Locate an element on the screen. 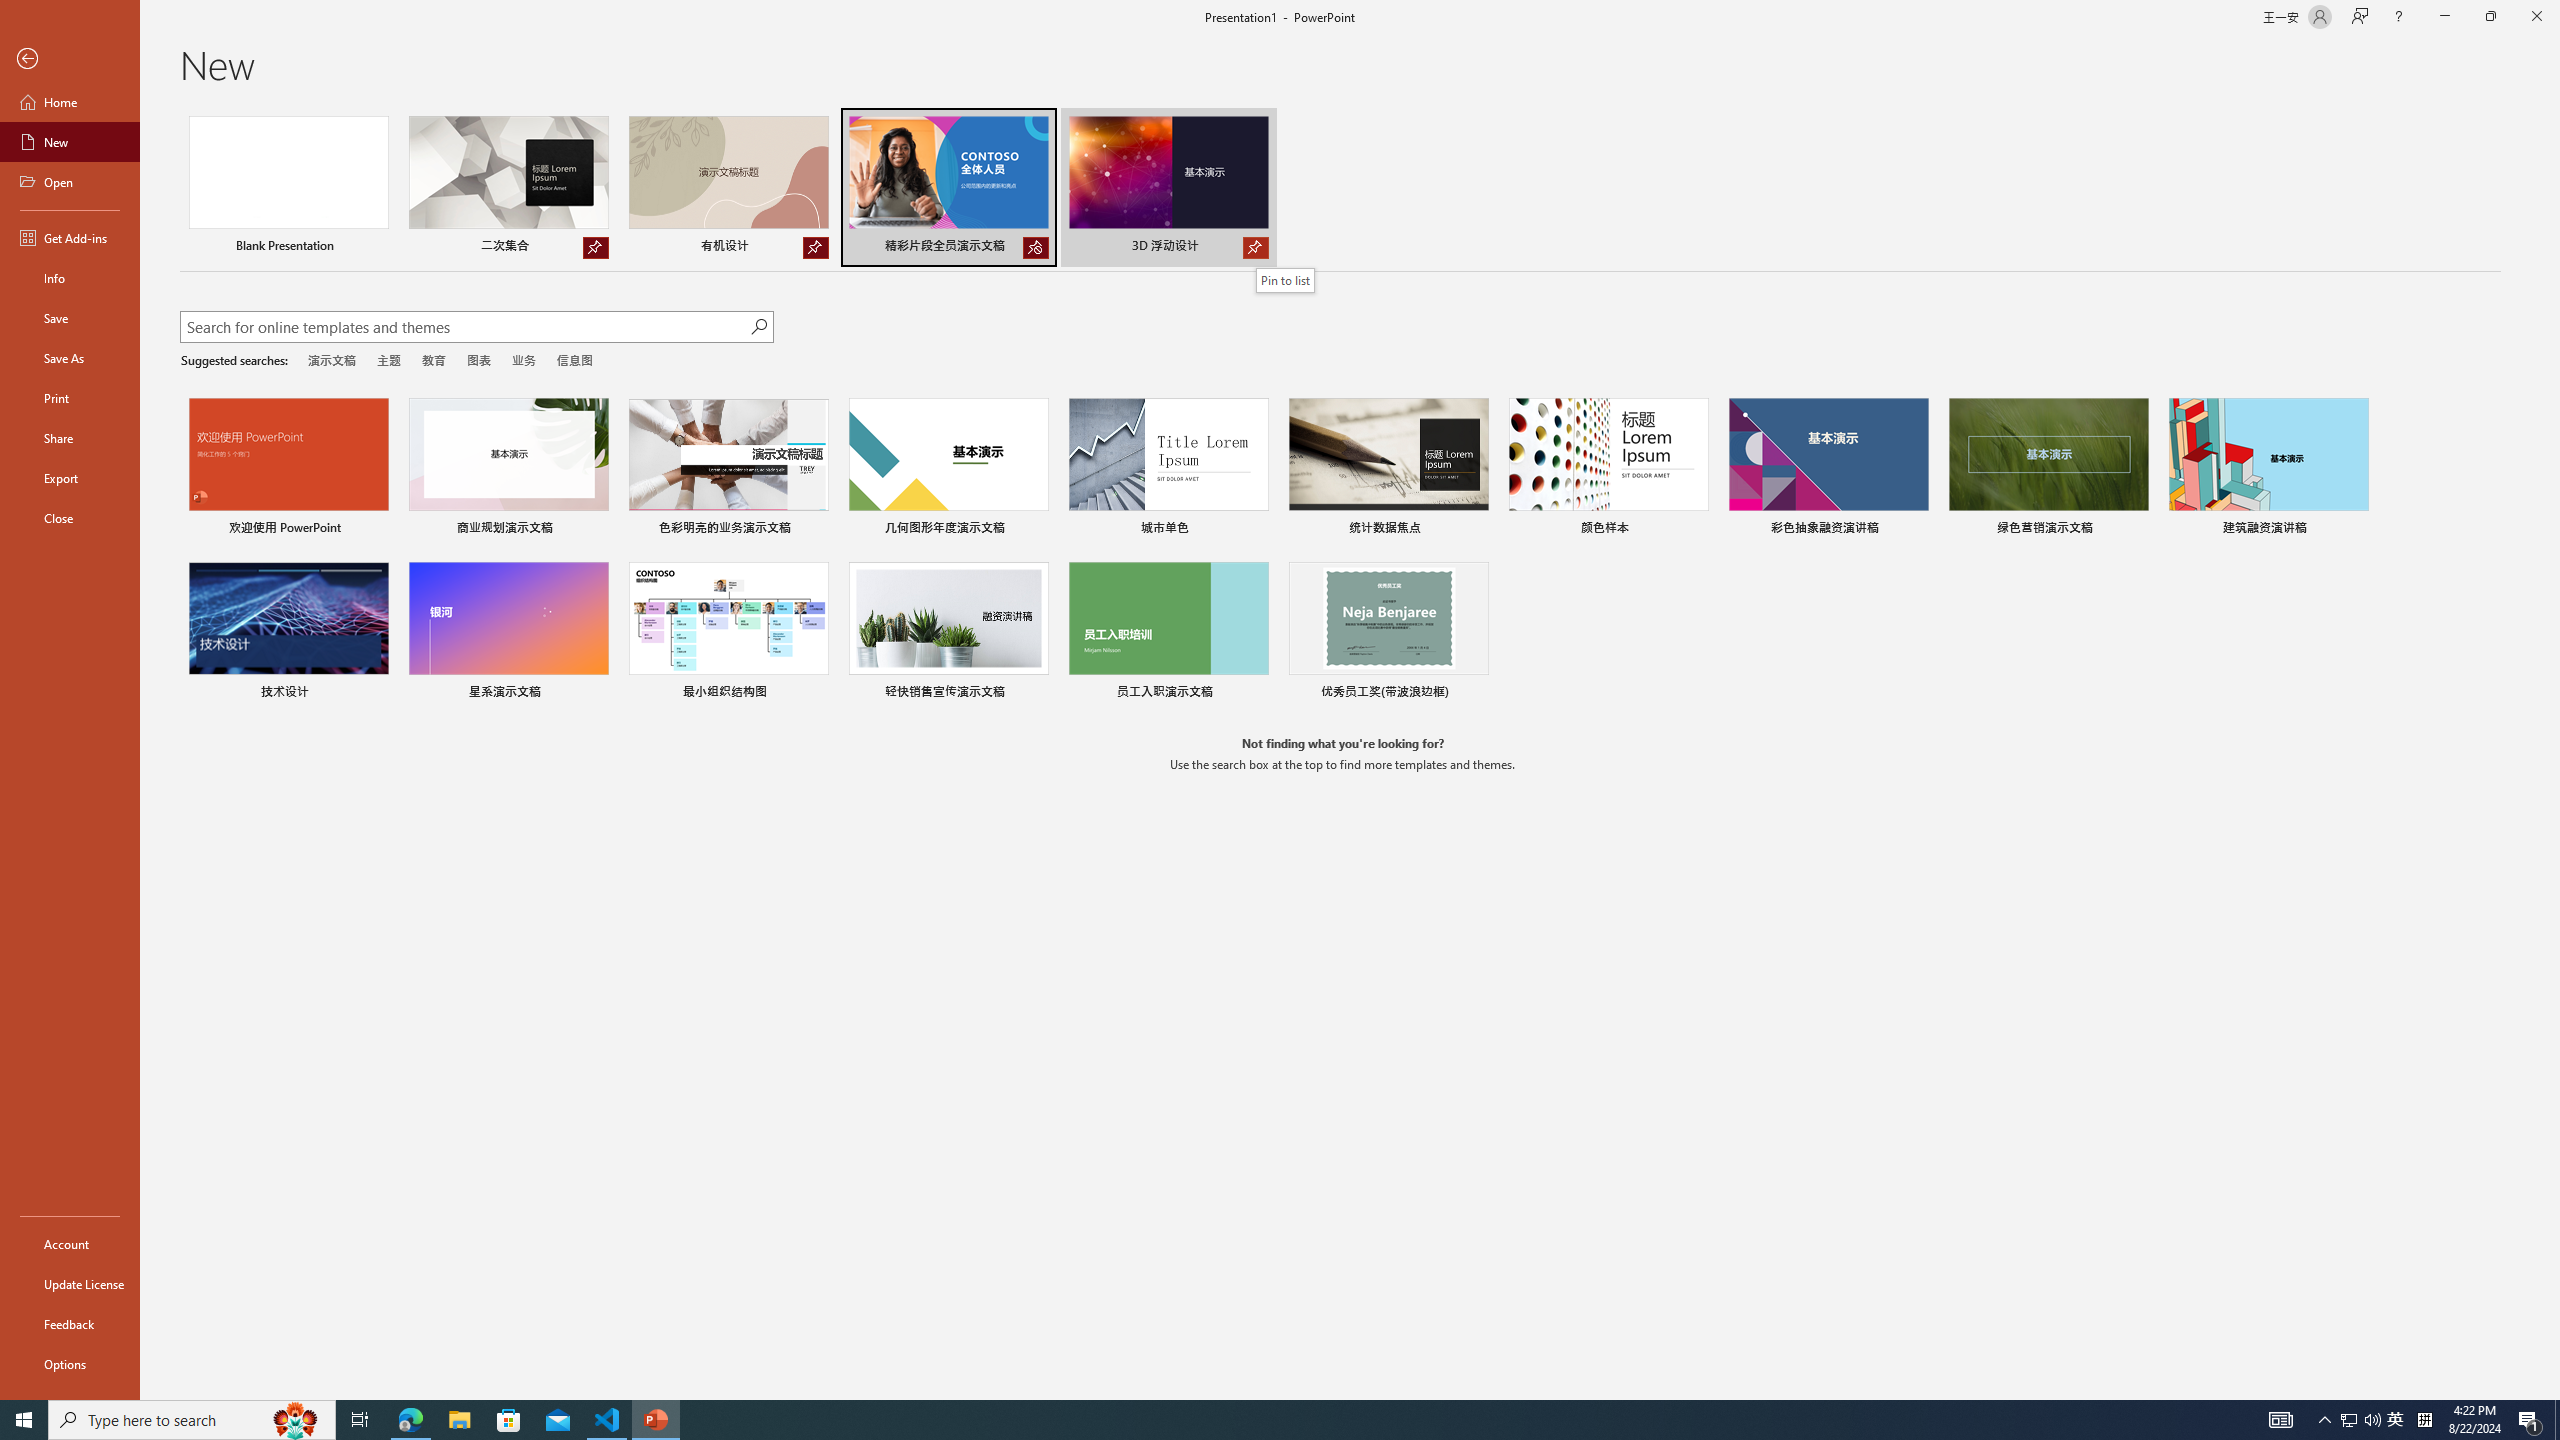 Image resolution: width=2560 pixels, height=1440 pixels. 'Start searching' is located at coordinates (758, 326).